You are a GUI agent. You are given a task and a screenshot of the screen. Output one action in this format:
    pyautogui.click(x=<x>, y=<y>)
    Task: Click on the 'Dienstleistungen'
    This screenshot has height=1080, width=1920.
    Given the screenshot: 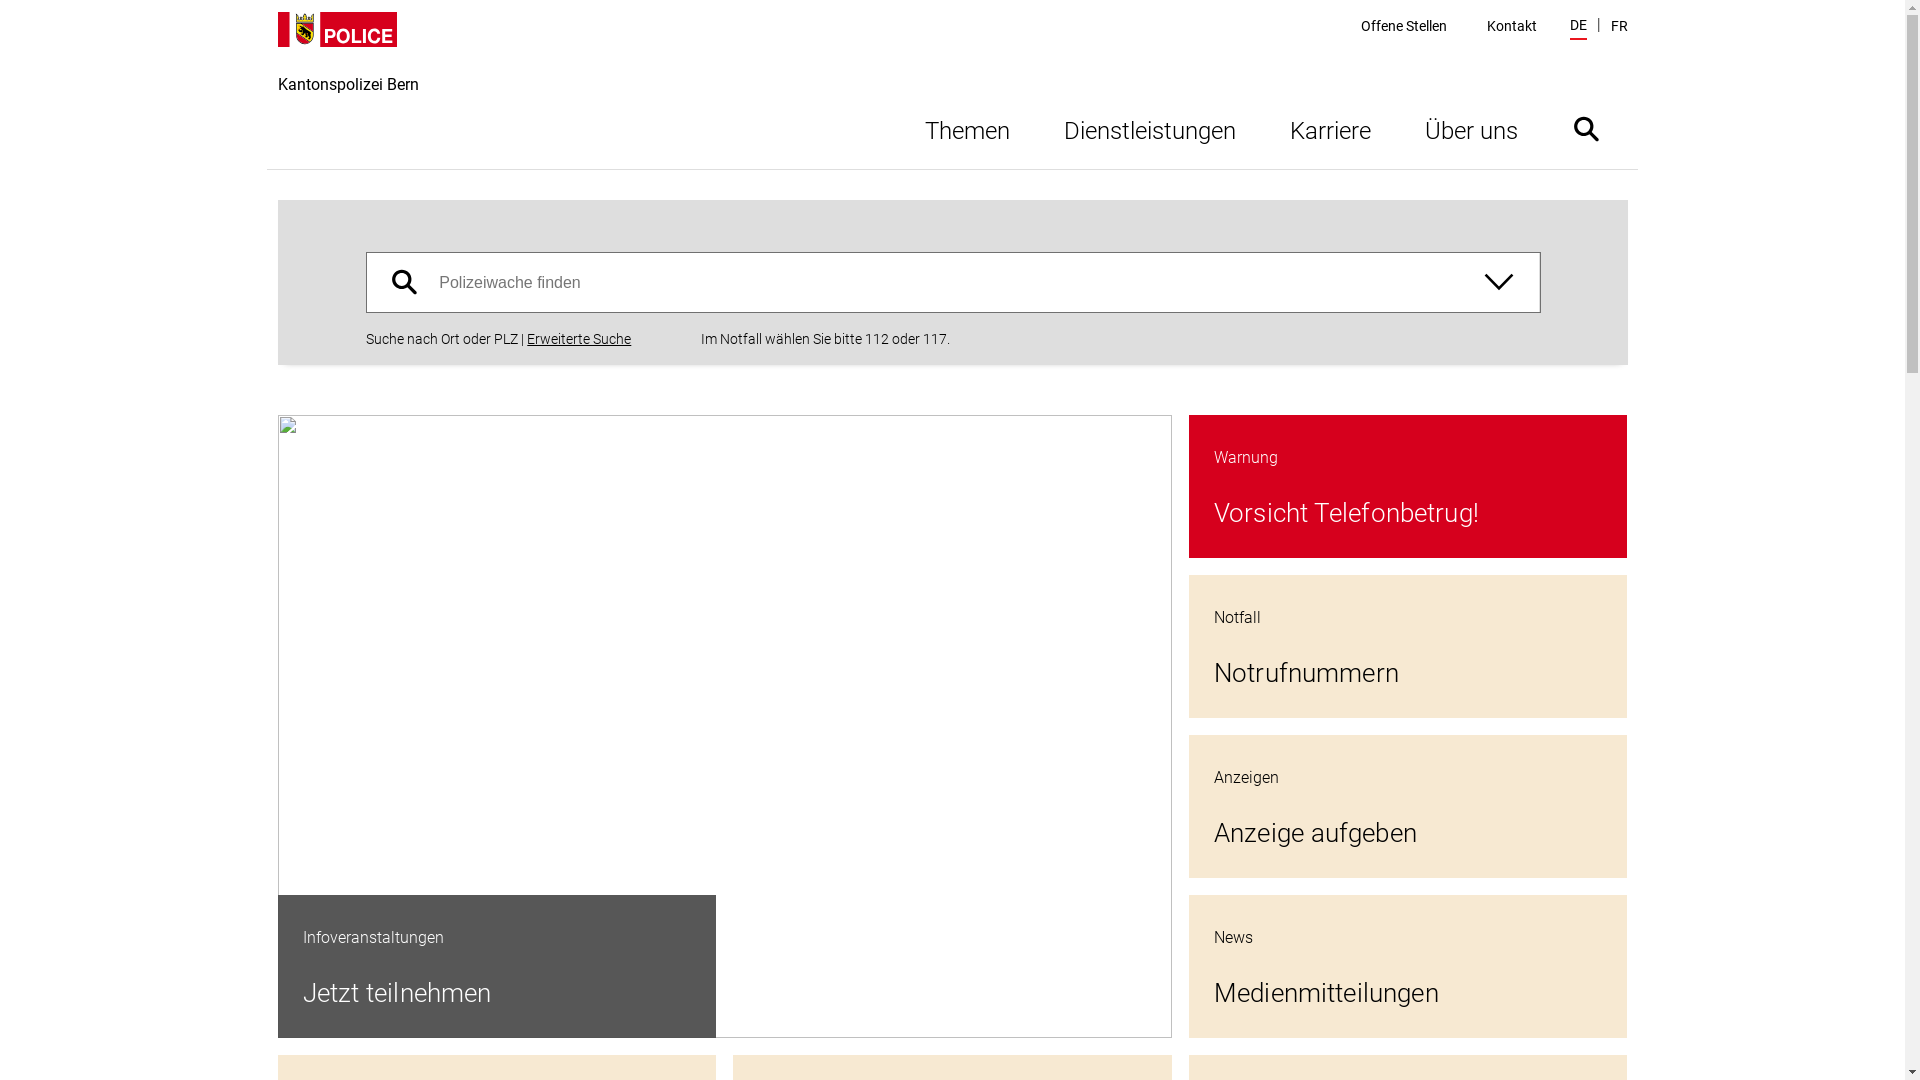 What is the action you would take?
    pyautogui.click(x=1148, y=128)
    